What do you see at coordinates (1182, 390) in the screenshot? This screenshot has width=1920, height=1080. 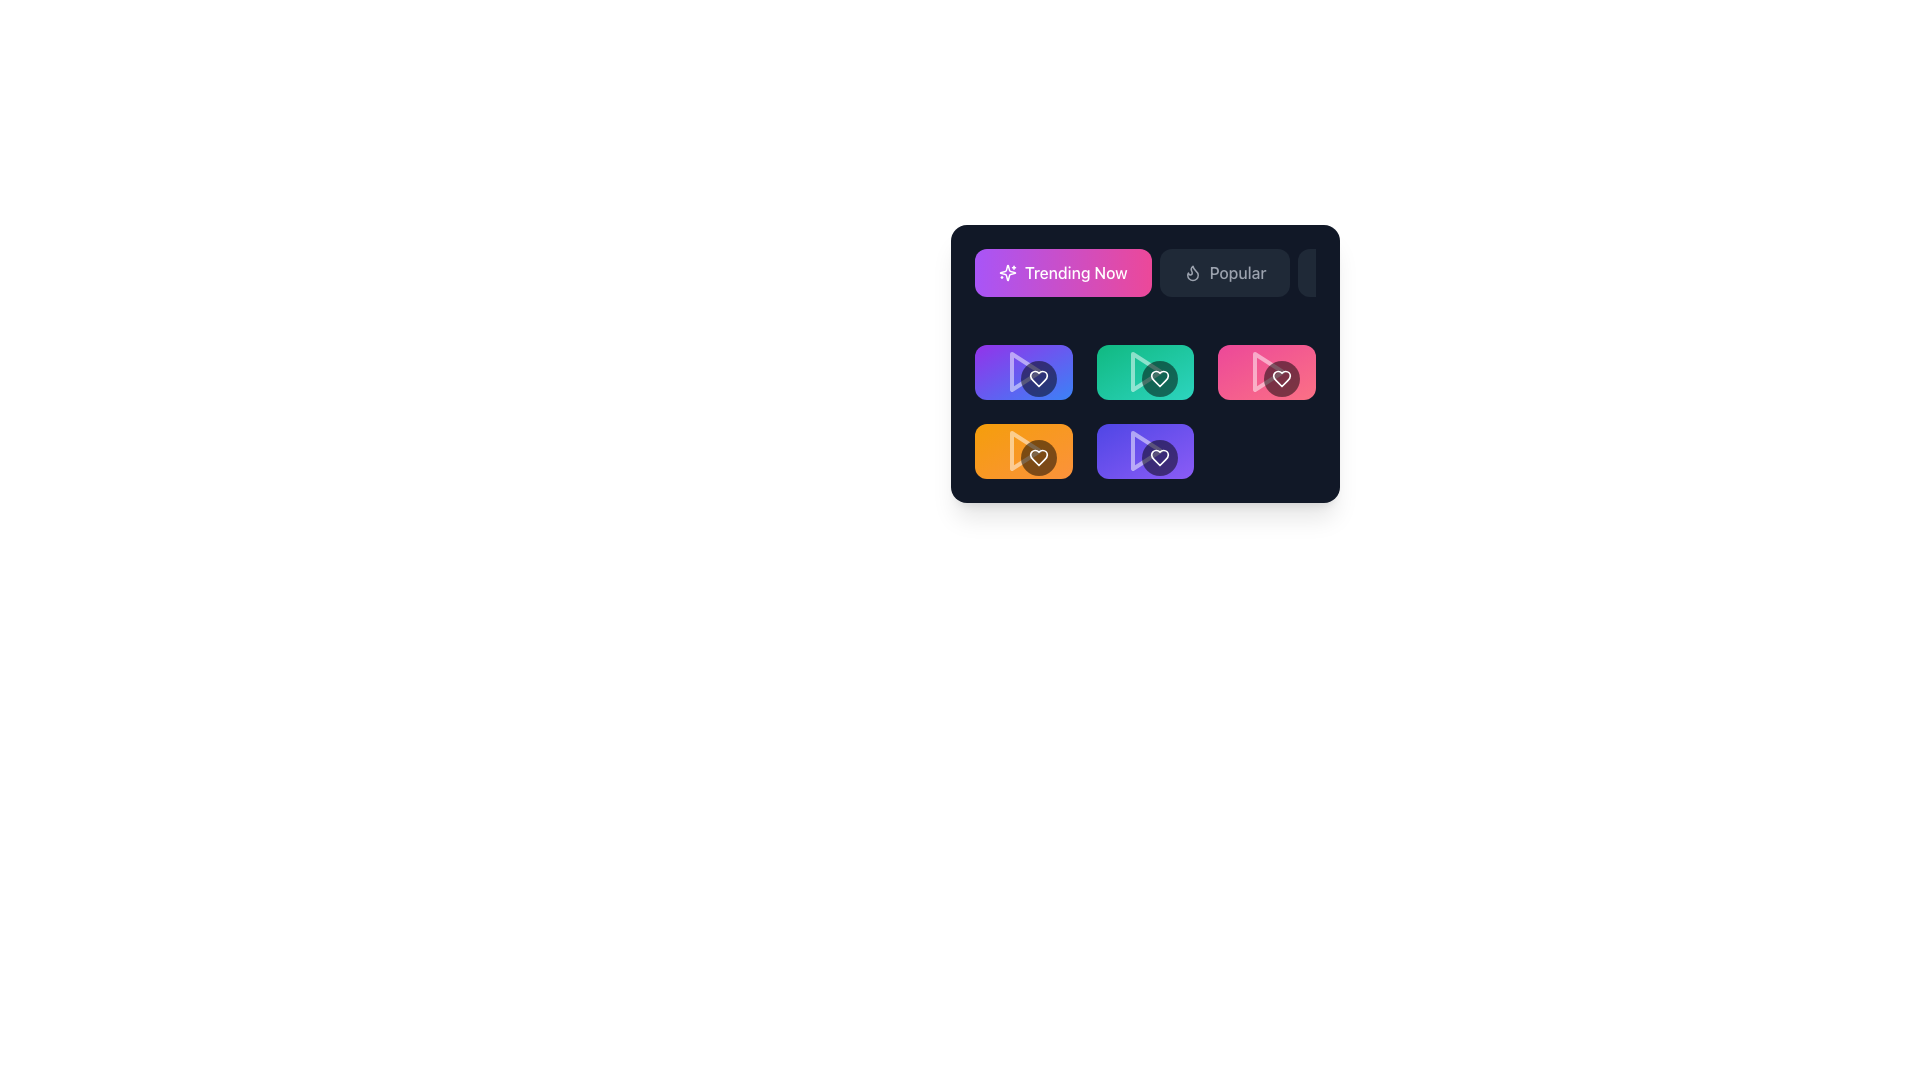 I see `the favorite indicator icon located in the second row, second box from the left with a green background` at bounding box center [1182, 390].